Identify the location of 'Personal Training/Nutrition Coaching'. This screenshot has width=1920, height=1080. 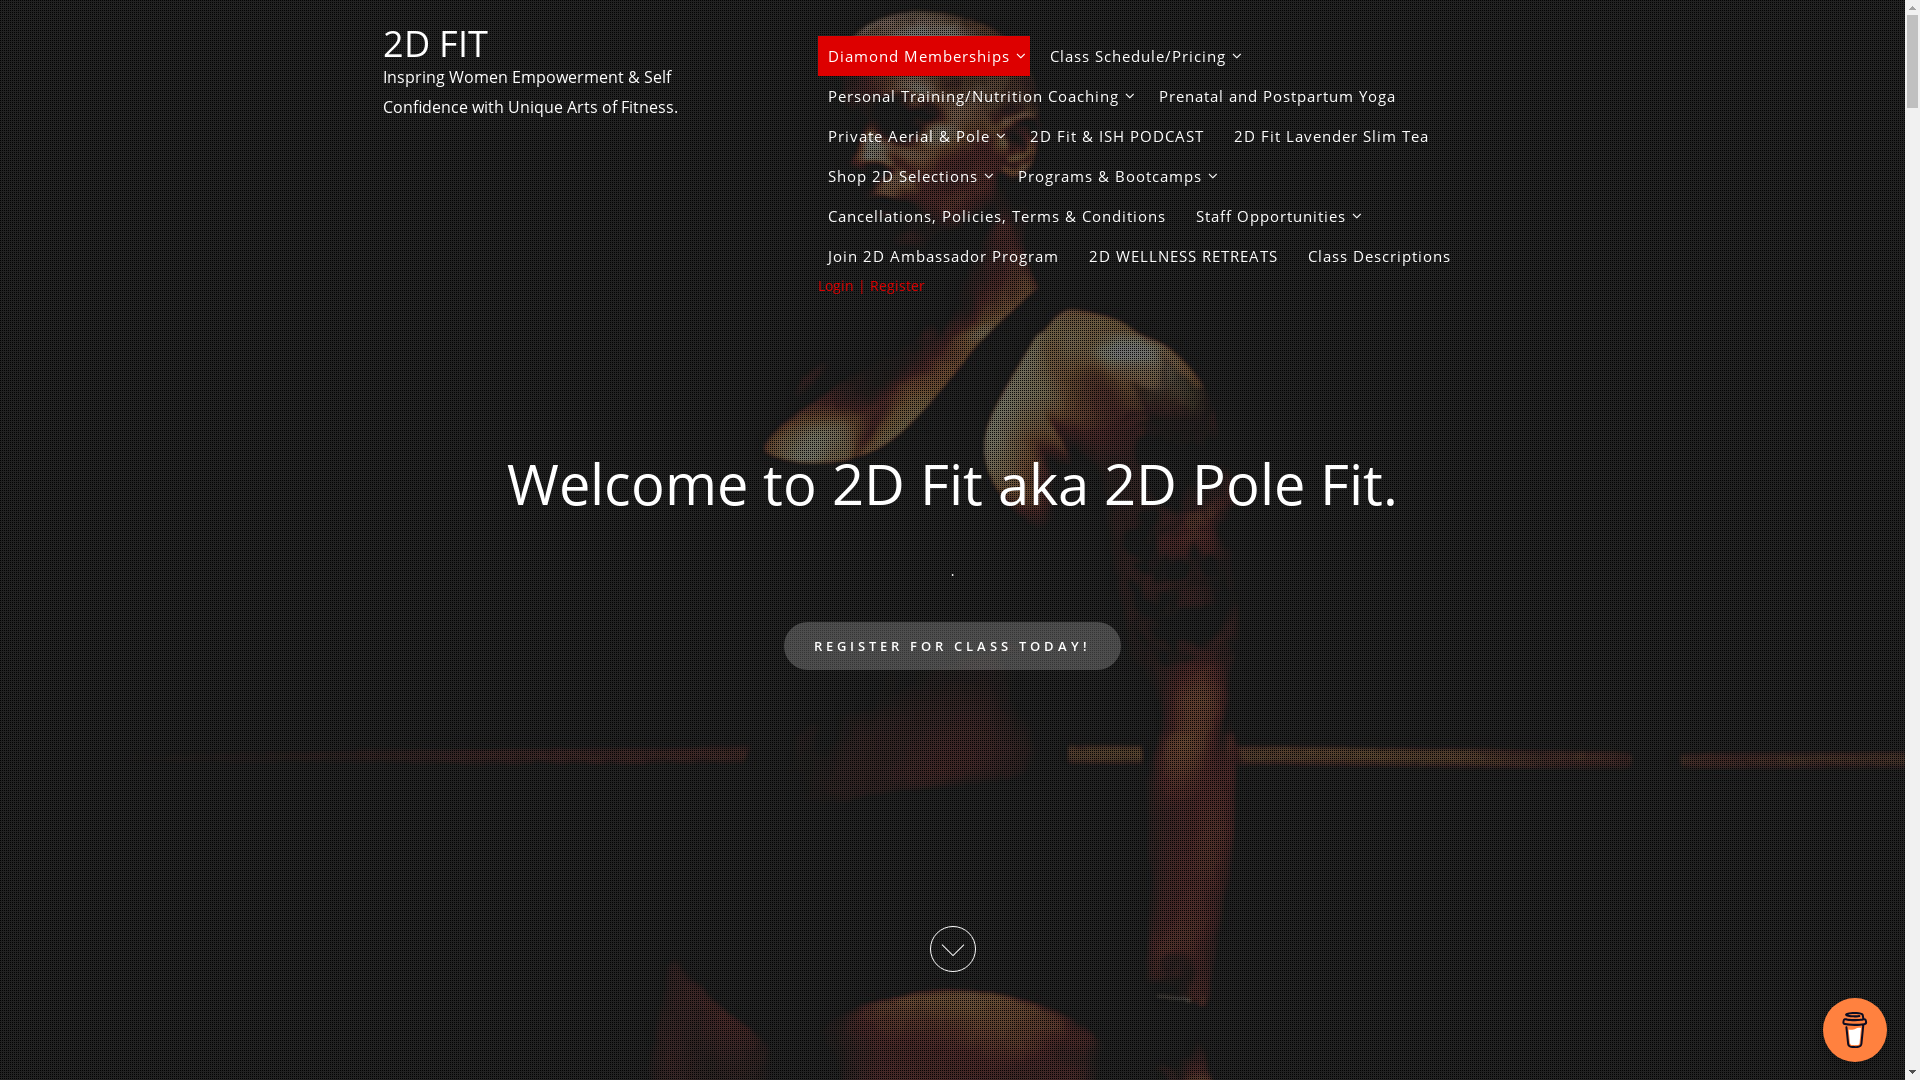
(978, 96).